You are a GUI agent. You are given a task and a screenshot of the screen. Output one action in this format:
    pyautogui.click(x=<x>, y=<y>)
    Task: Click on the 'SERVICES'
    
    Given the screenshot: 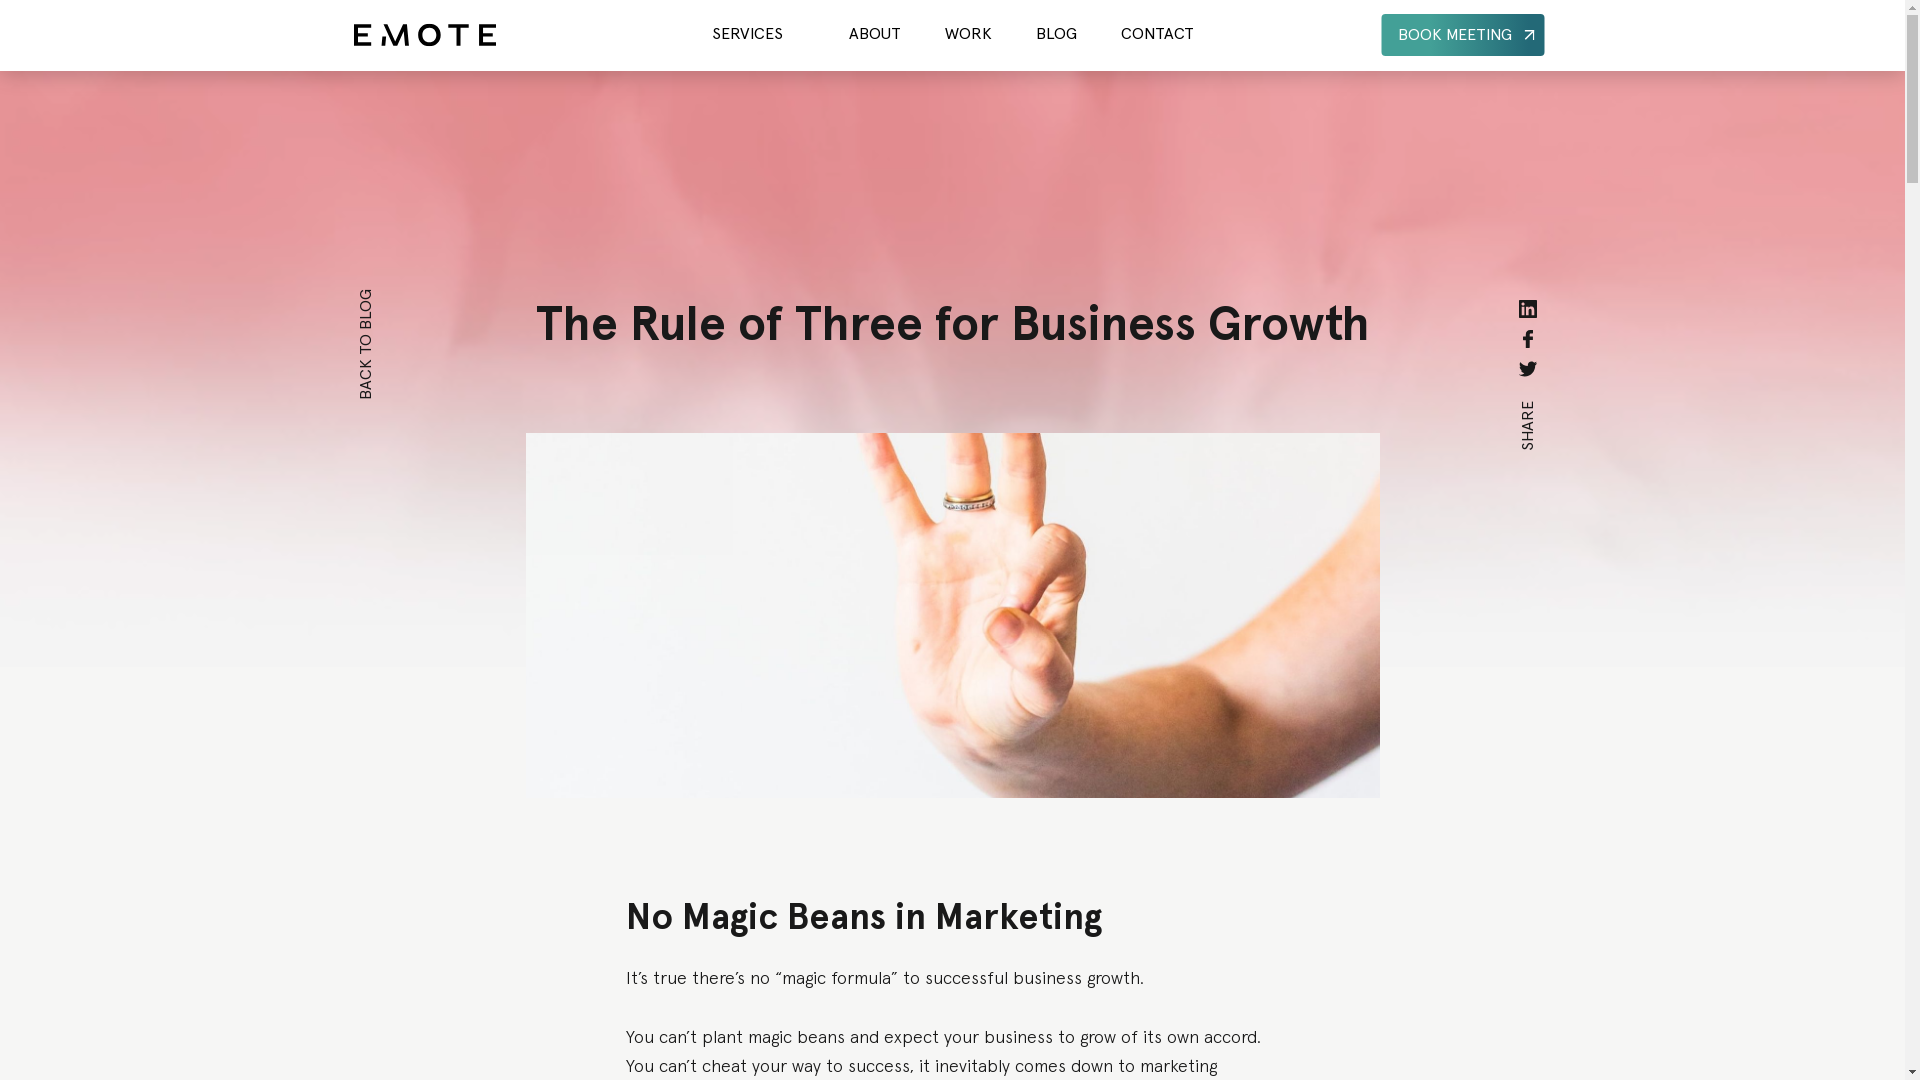 What is the action you would take?
    pyautogui.click(x=711, y=34)
    